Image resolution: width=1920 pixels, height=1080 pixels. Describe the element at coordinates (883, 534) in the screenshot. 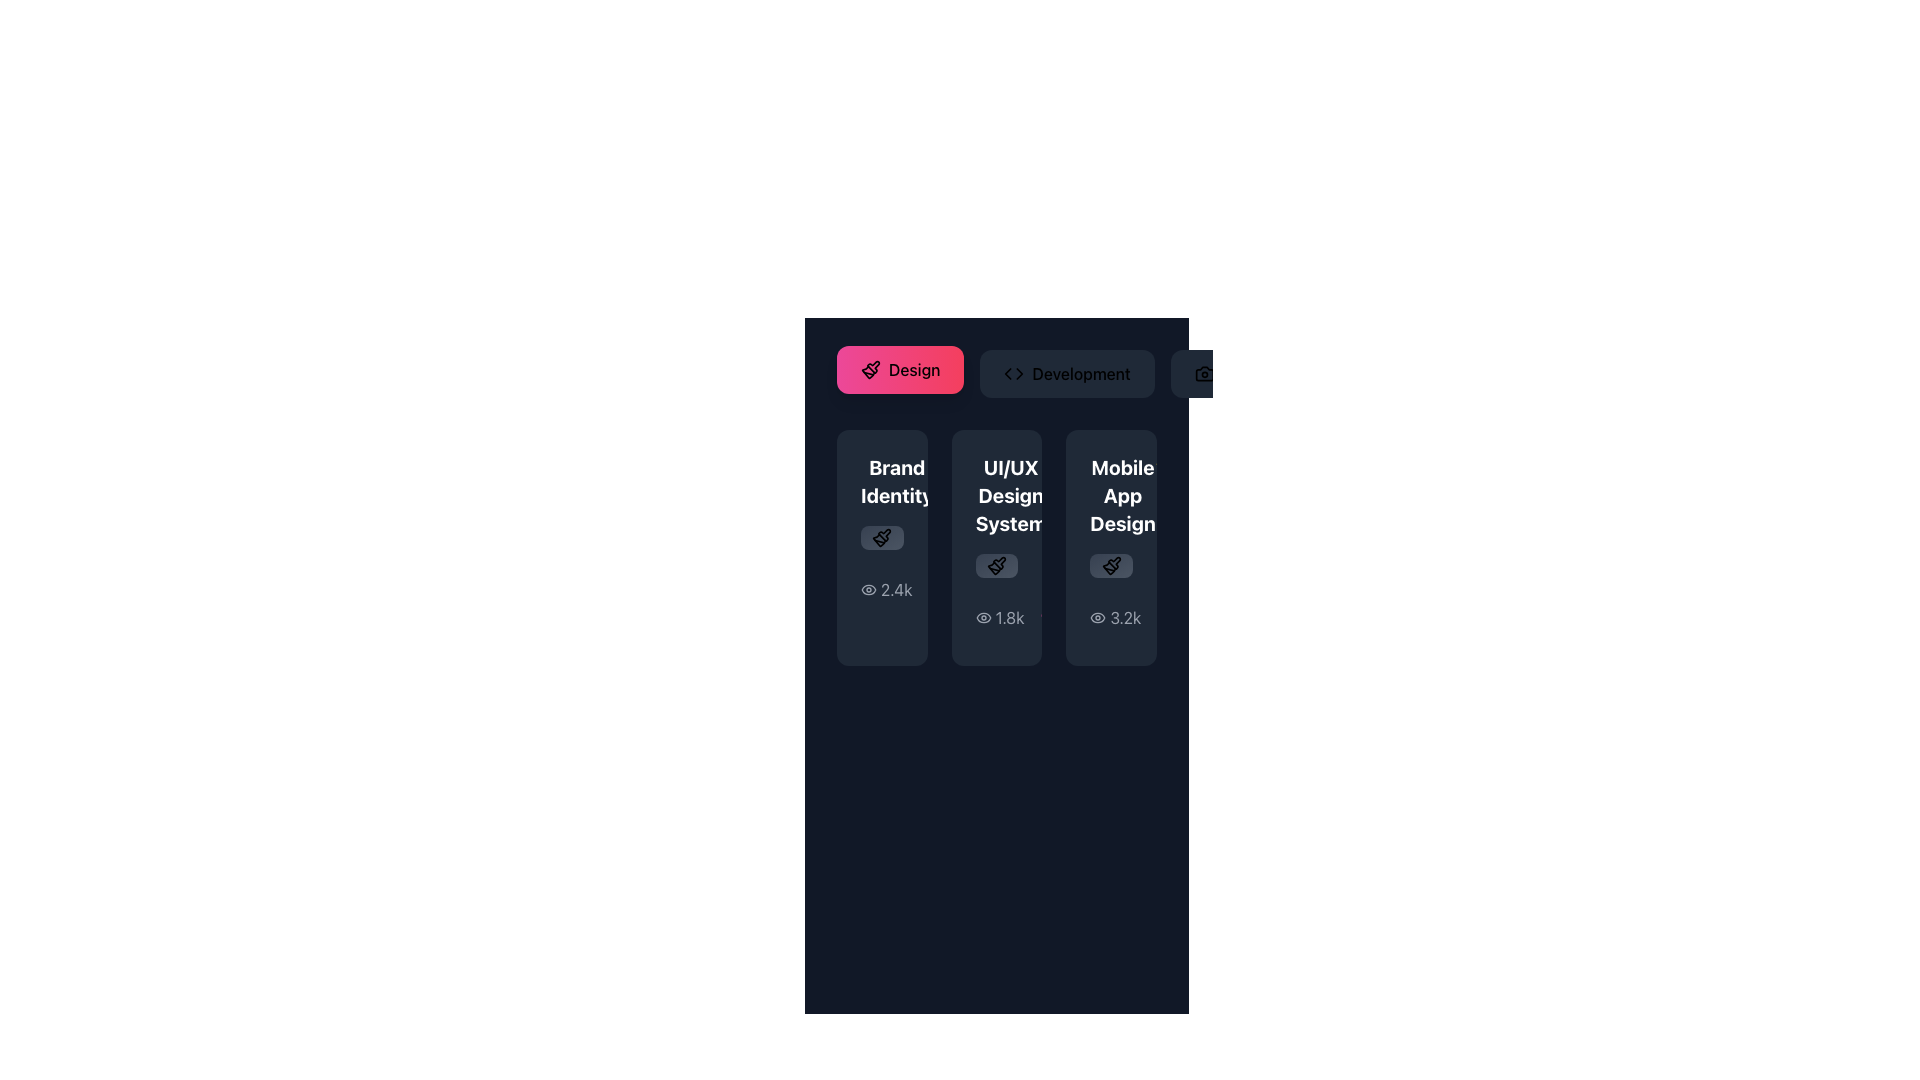

I see `the 'Brand Identity' icon, which is a non-interactive SVG graphic located centrally within the first card of the vertical stack, directly above the numeric counter` at that location.